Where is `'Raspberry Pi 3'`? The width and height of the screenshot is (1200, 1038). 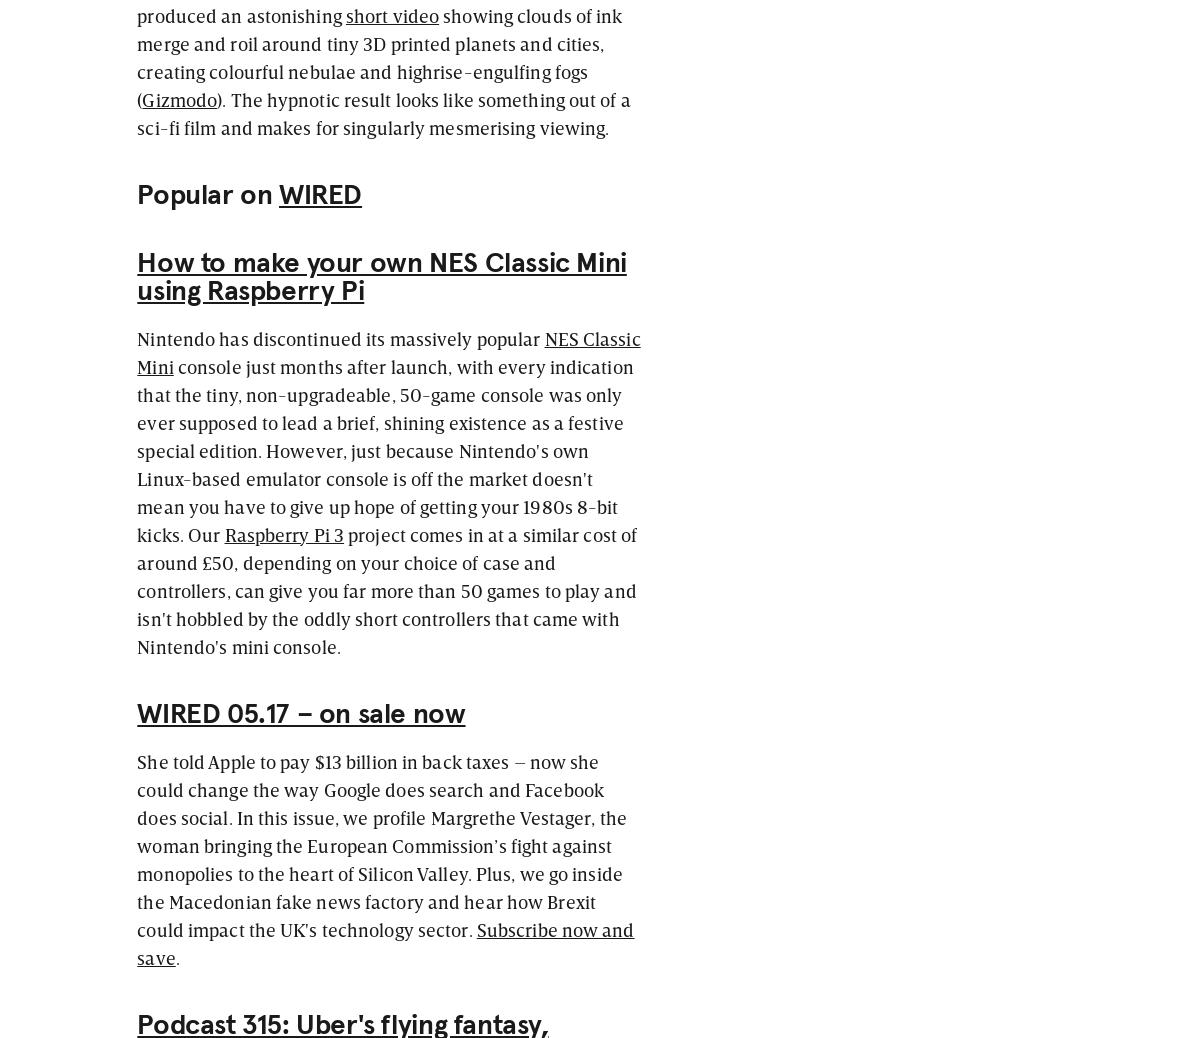 'Raspberry Pi 3' is located at coordinates (223, 532).